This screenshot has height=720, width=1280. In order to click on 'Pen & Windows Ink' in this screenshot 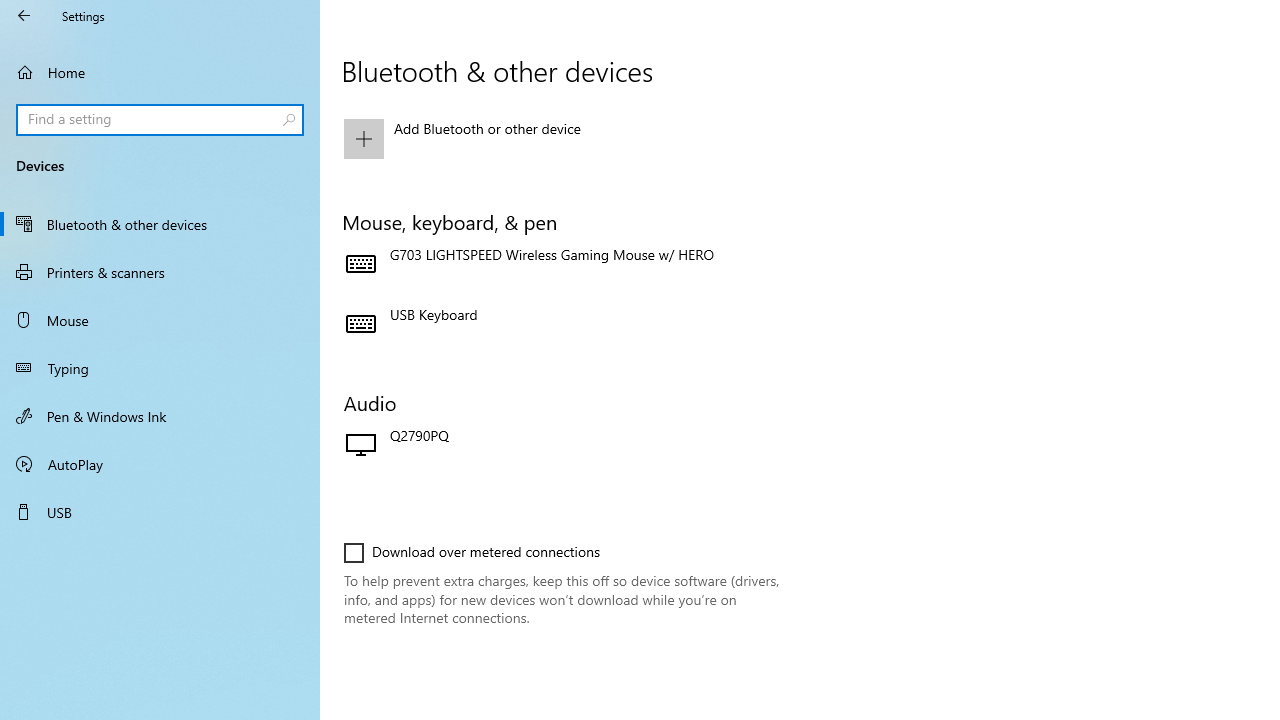, I will do `click(160, 414)`.